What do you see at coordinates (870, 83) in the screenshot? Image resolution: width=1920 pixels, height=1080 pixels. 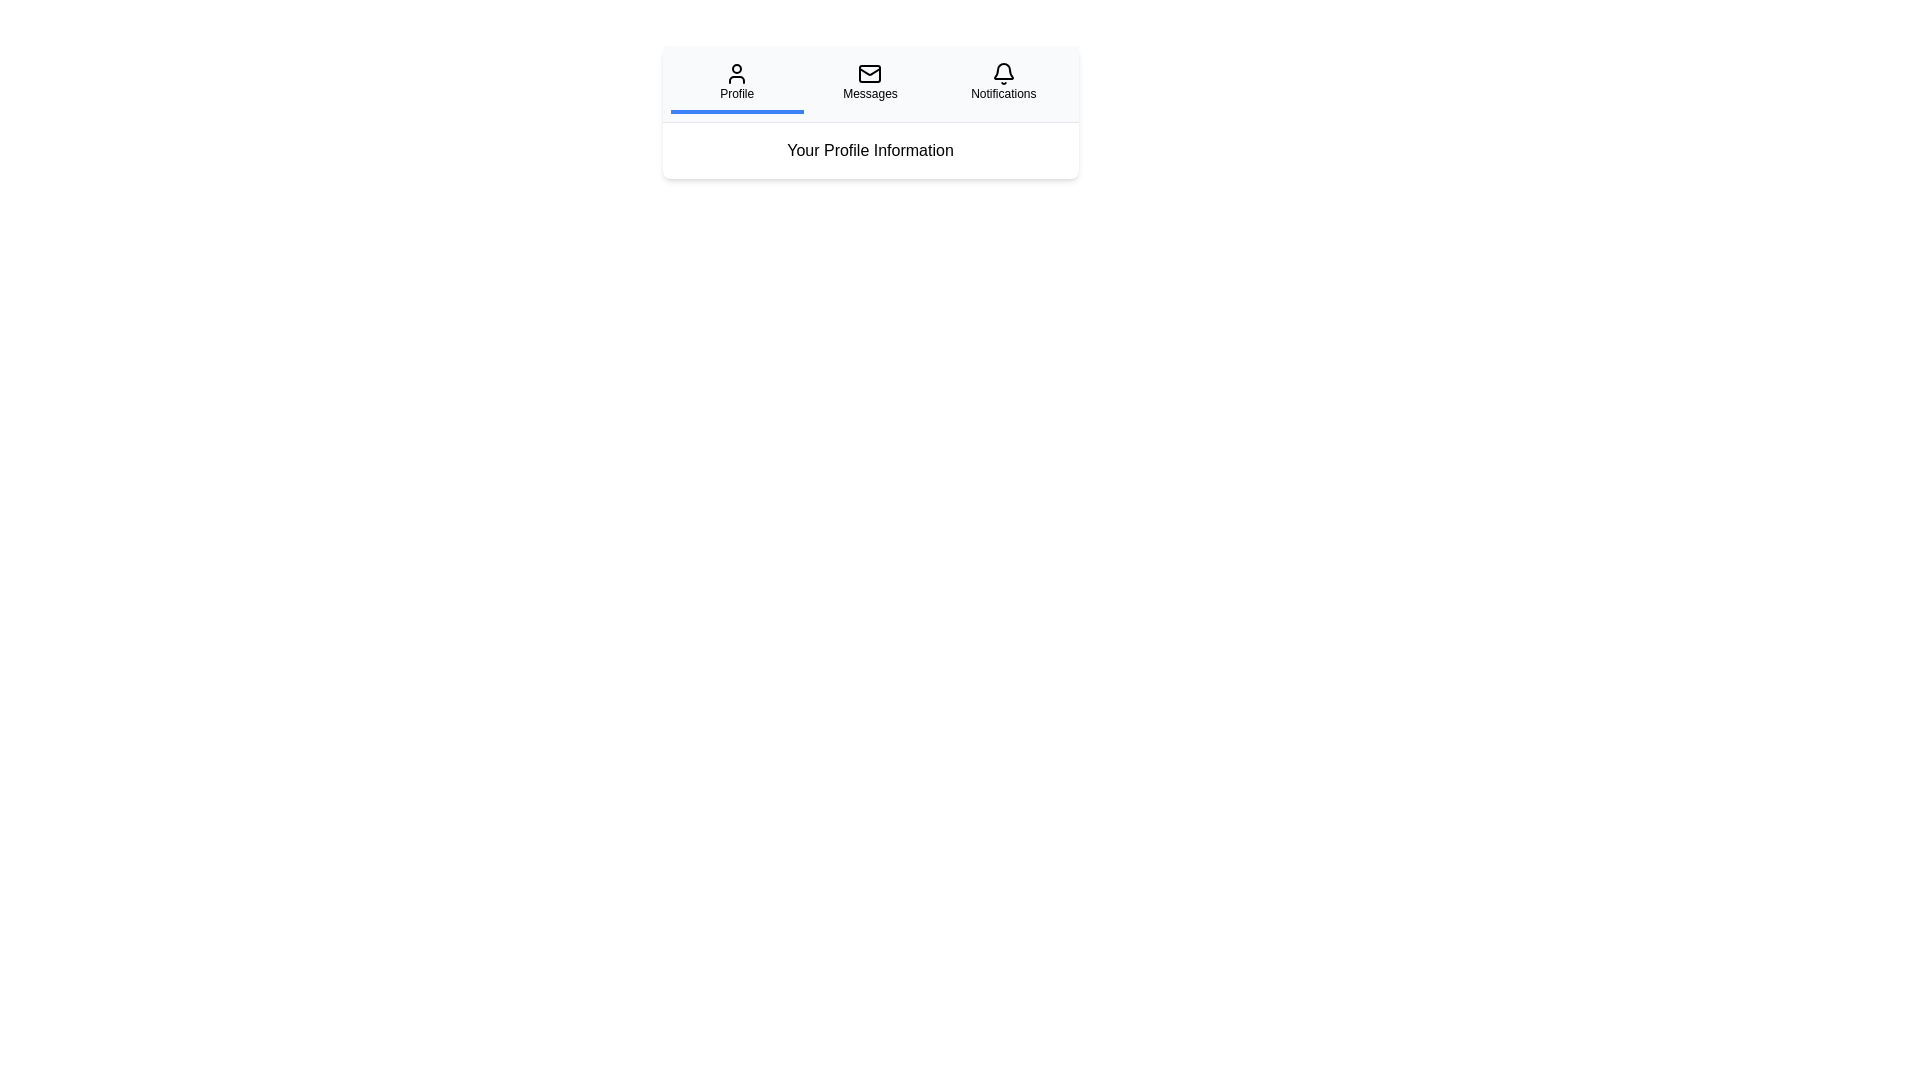 I see `the 'Messages' interactive button in the navigation bar` at bounding box center [870, 83].